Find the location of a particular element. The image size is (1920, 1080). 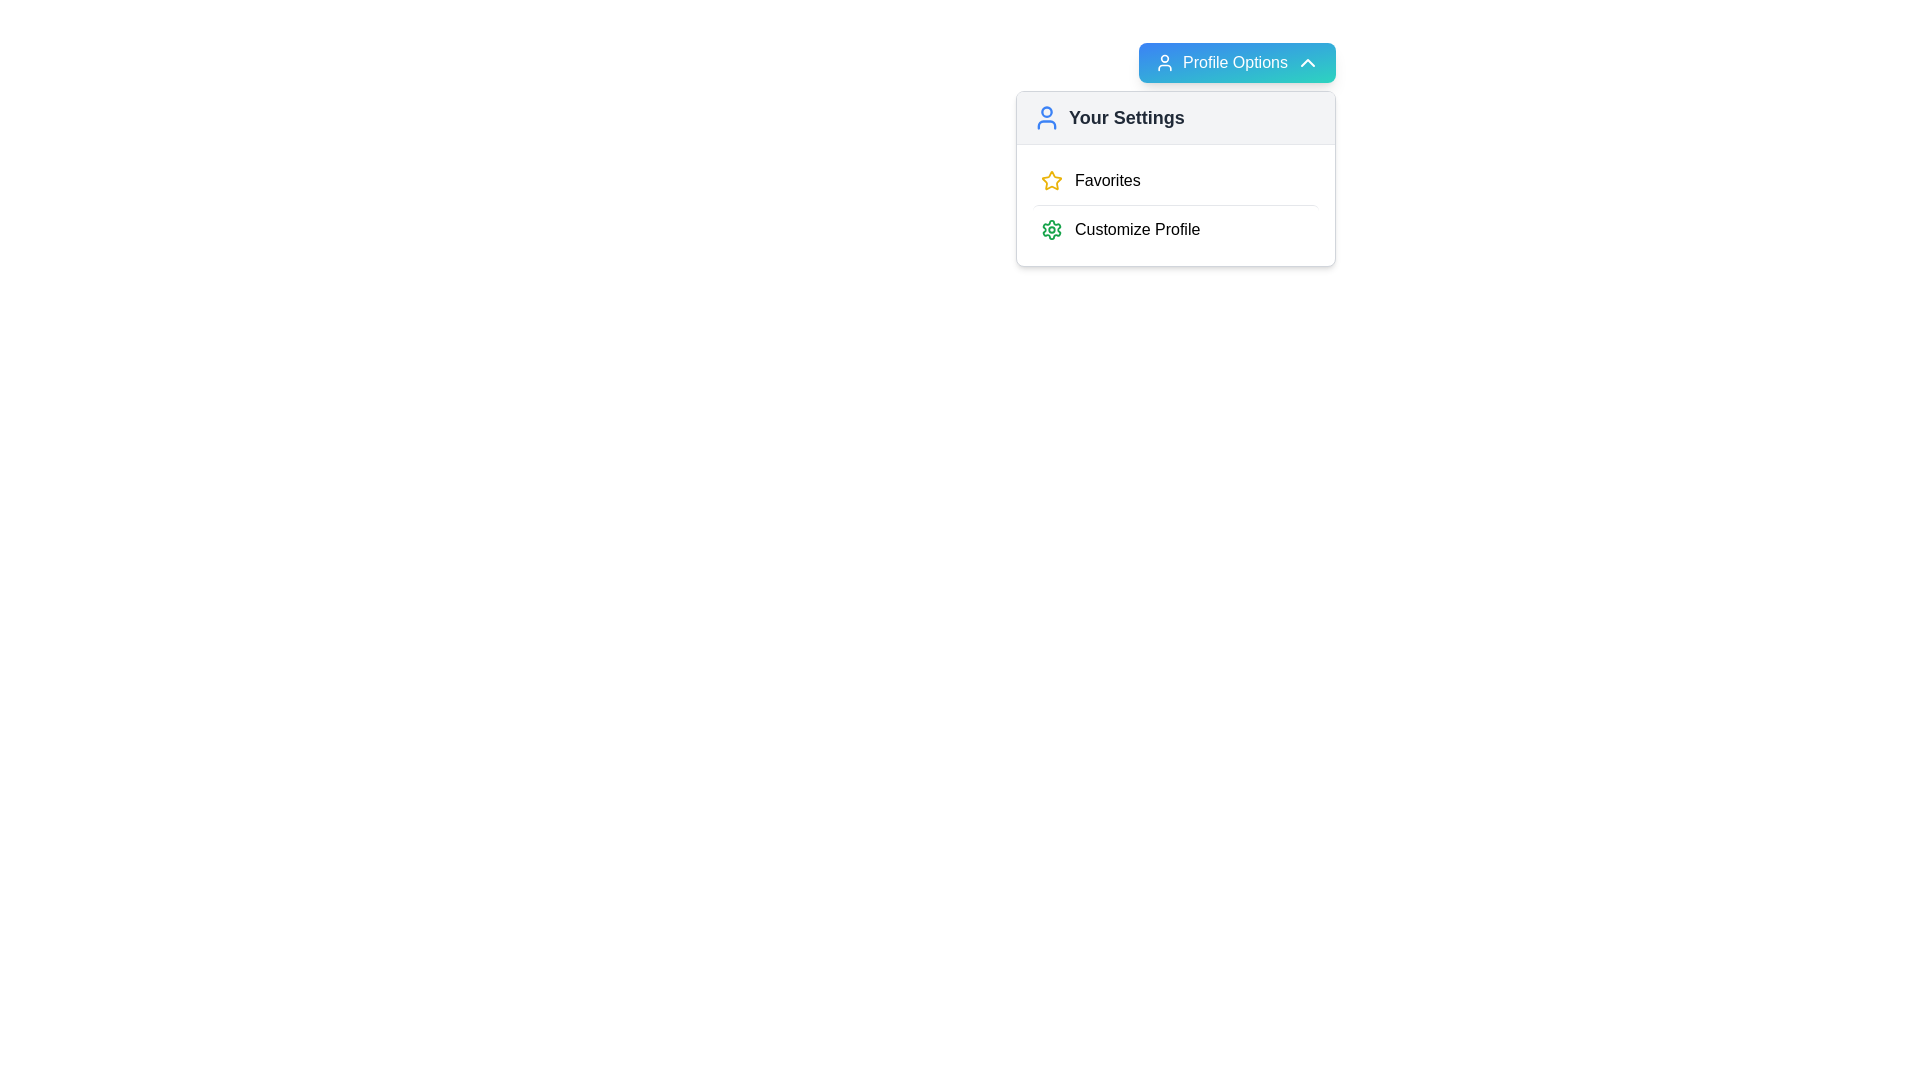

the small circular shape with a blue outline within the user profile icon, which is located at the top-left corner of the dropdown settings menu next to 'Your Settings' is located at coordinates (1045, 112).